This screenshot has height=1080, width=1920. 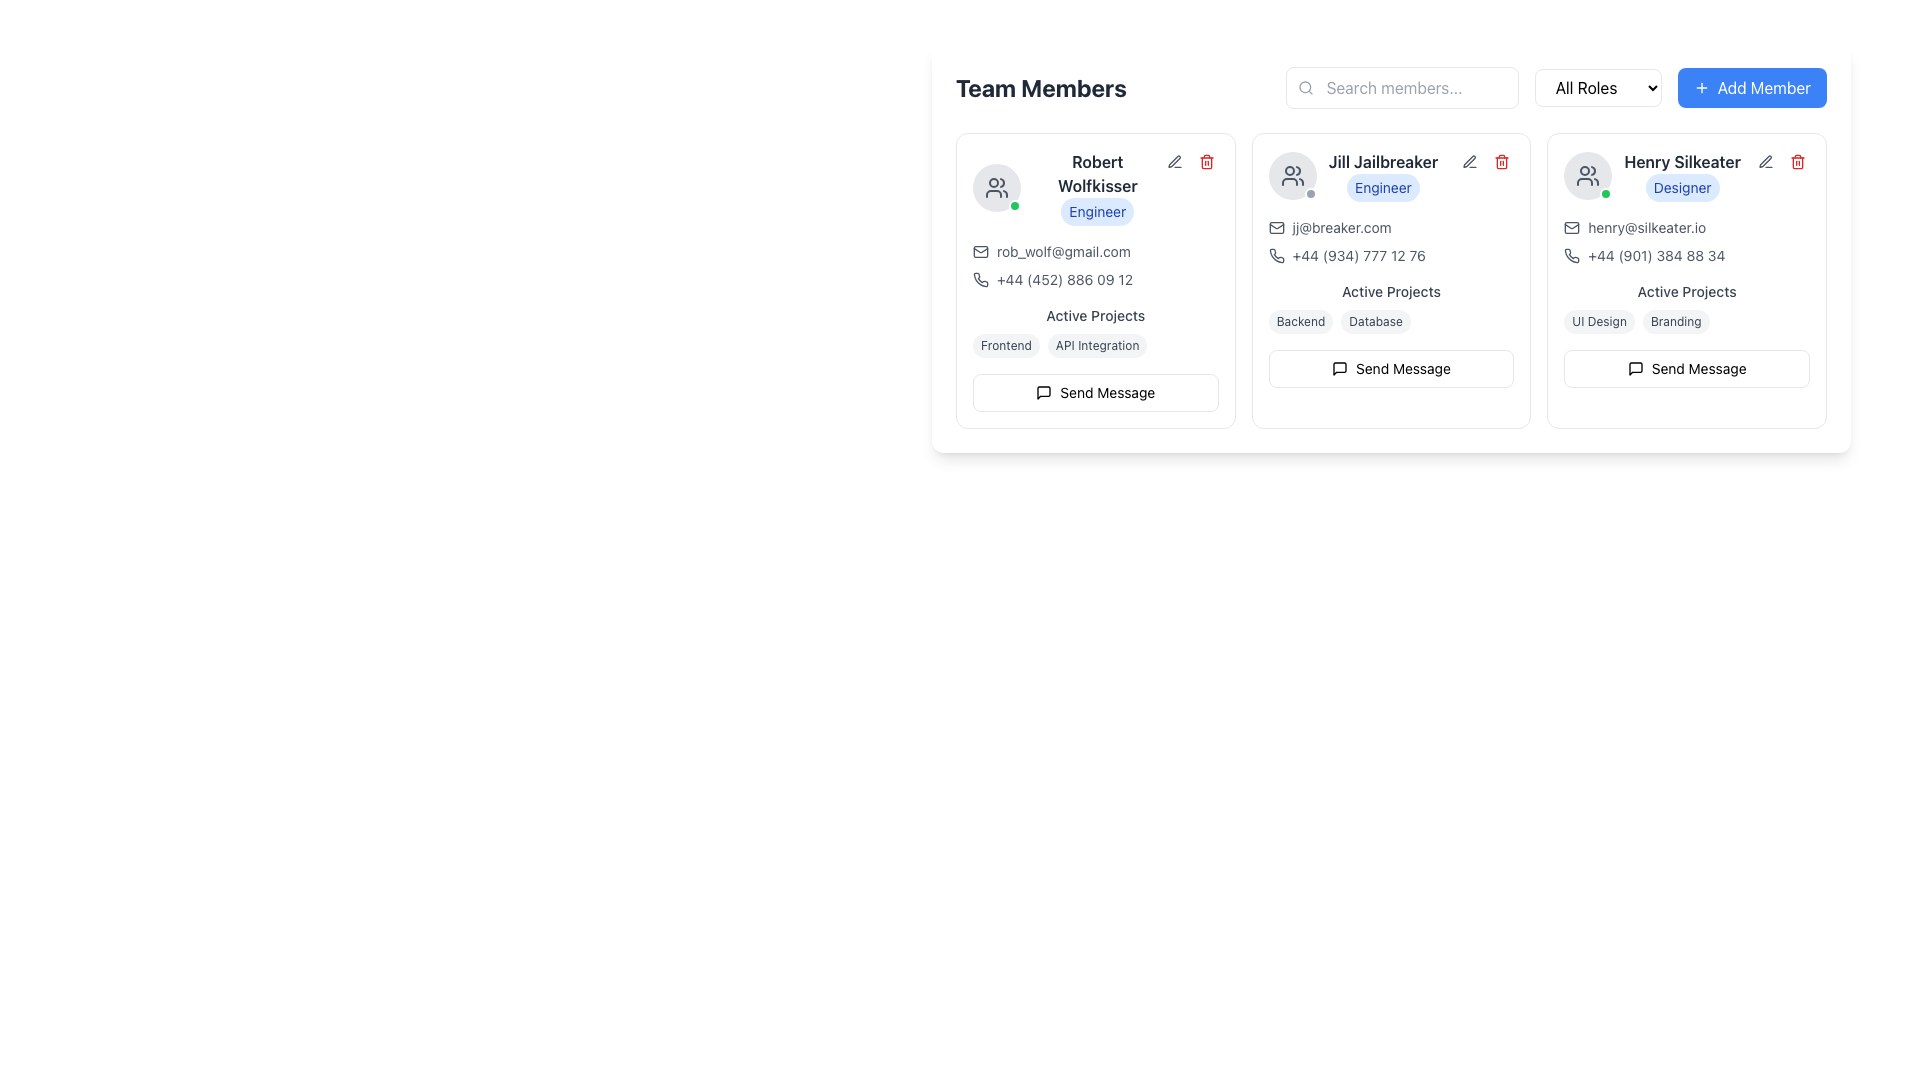 I want to click on the red trash bin icon button located in the top-right corner of Jill Jailbreaker's user card, so click(x=1502, y=161).